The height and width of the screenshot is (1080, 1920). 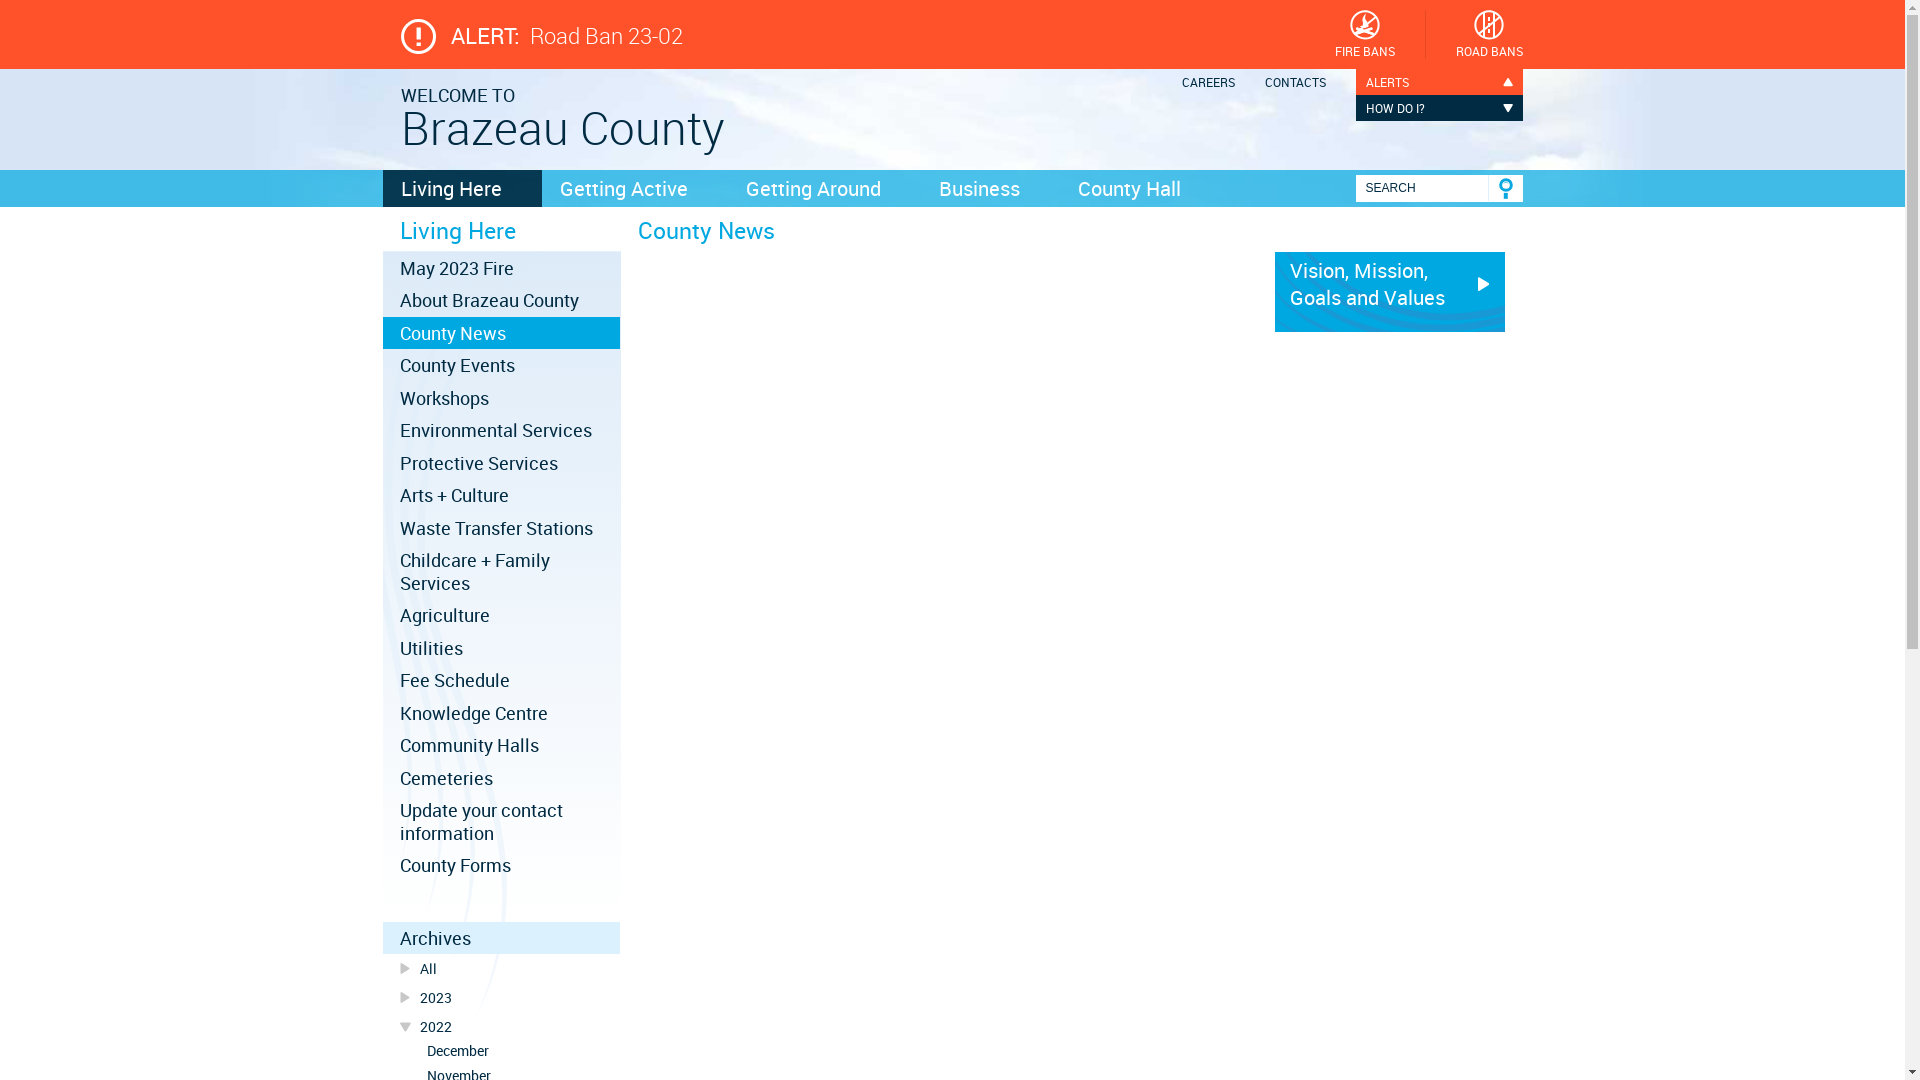 I want to click on 'Childcare + Family Services', so click(x=500, y=571).